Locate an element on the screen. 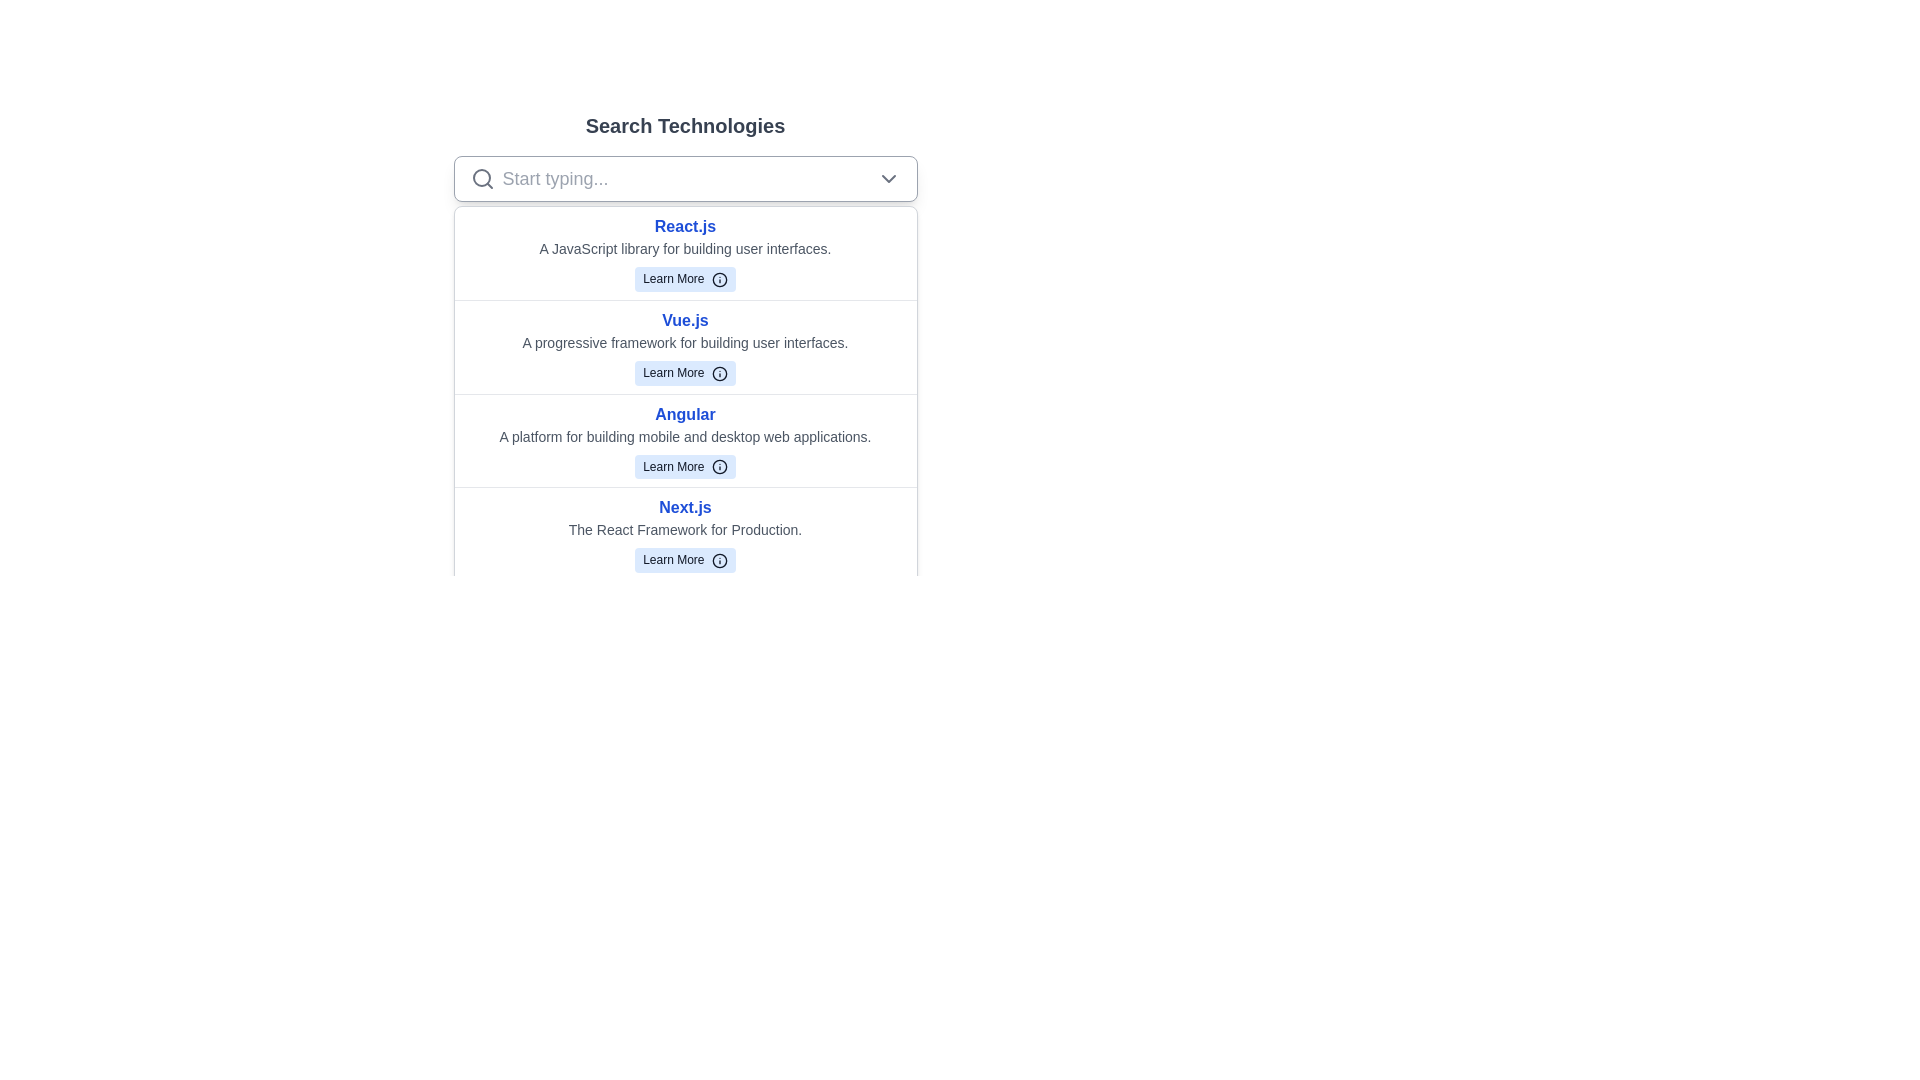  the text label that describes the 'Next.js' framework, positioned below the 'Next.js' title and above the 'Learn More' button is located at coordinates (685, 529).